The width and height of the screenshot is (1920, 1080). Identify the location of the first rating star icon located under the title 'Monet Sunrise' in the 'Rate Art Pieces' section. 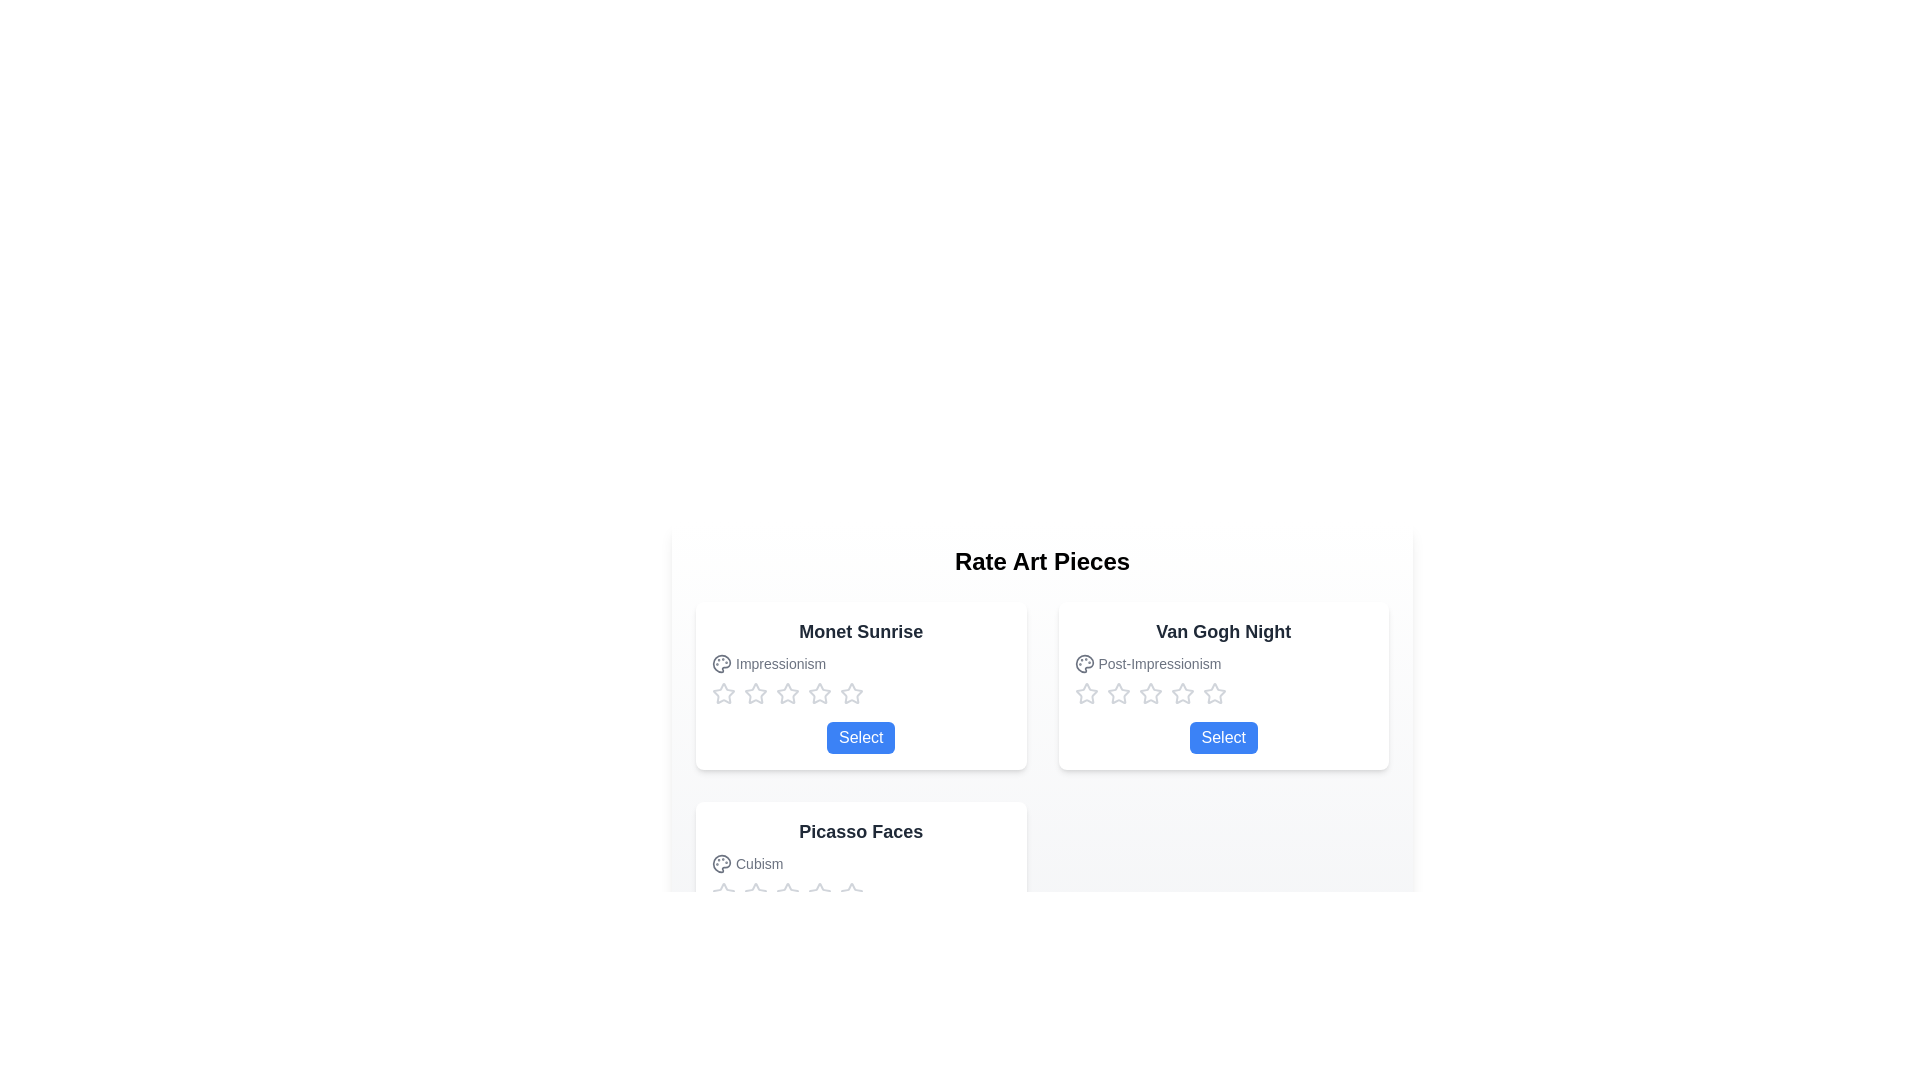
(723, 693).